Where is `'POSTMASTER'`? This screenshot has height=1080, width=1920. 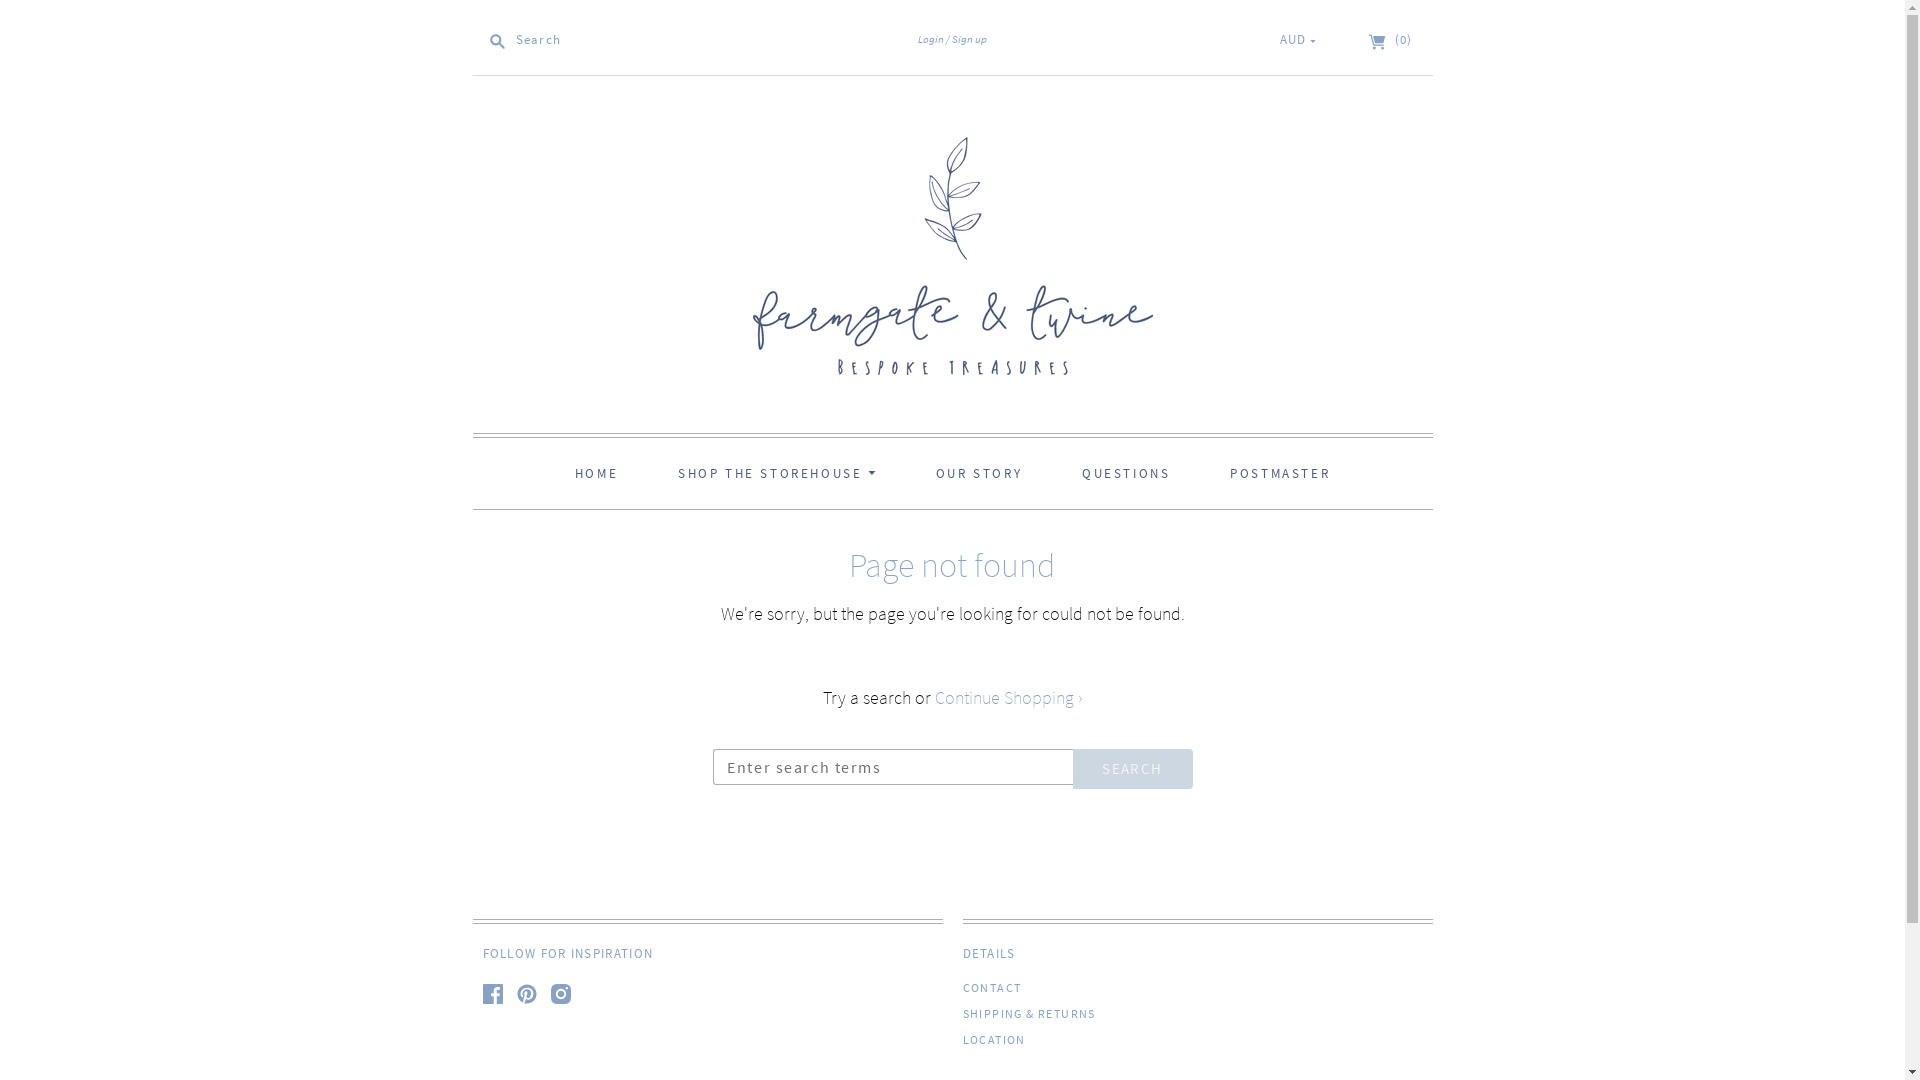
'POSTMASTER' is located at coordinates (1280, 473).